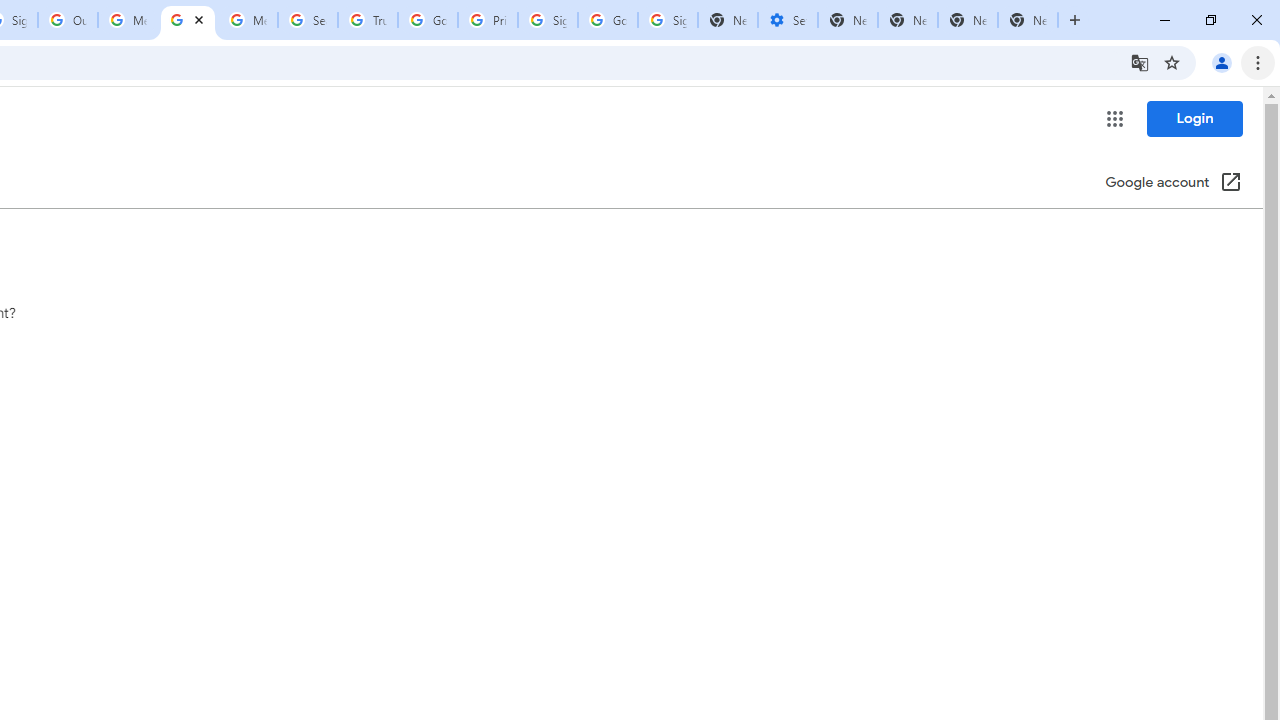  Describe the element at coordinates (548, 20) in the screenshot. I see `'Sign in - Google Accounts'` at that location.